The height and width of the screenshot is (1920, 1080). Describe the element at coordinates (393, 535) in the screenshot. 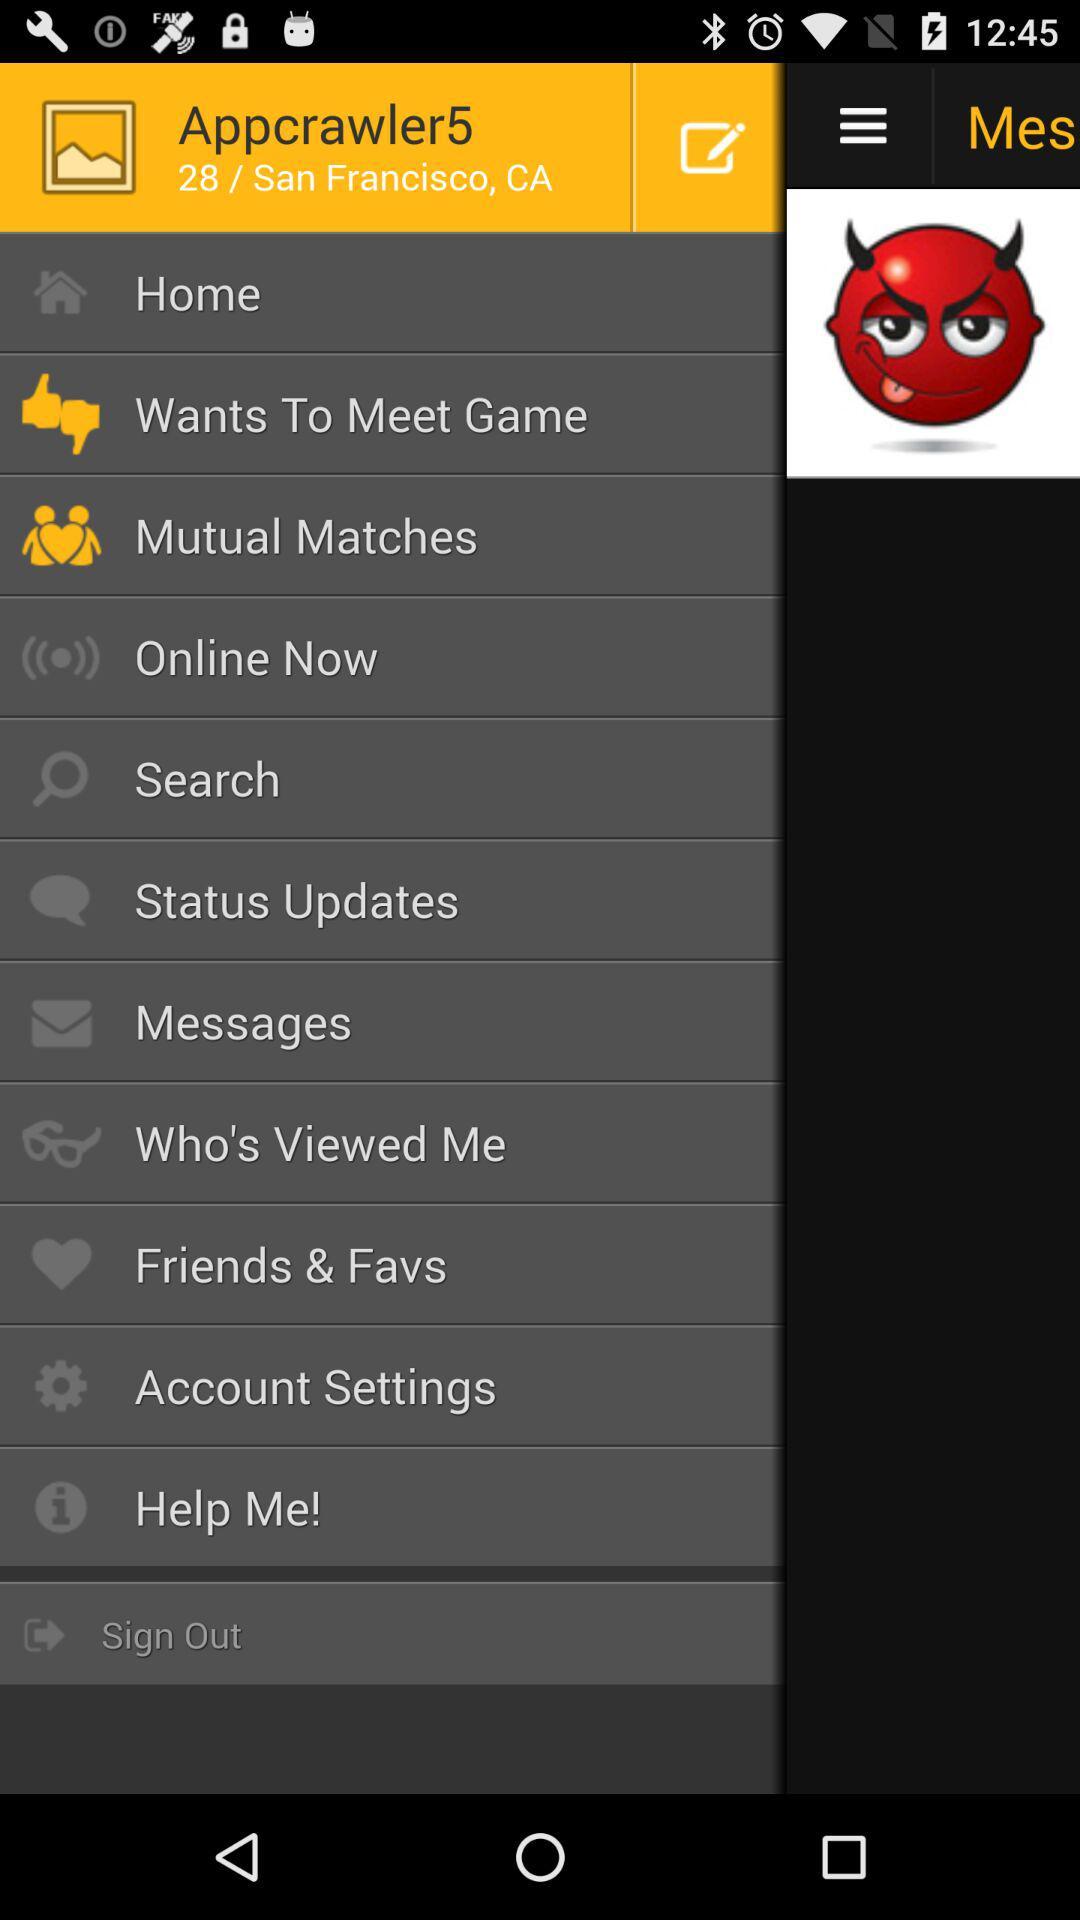

I see `button below wants to meet item` at that location.